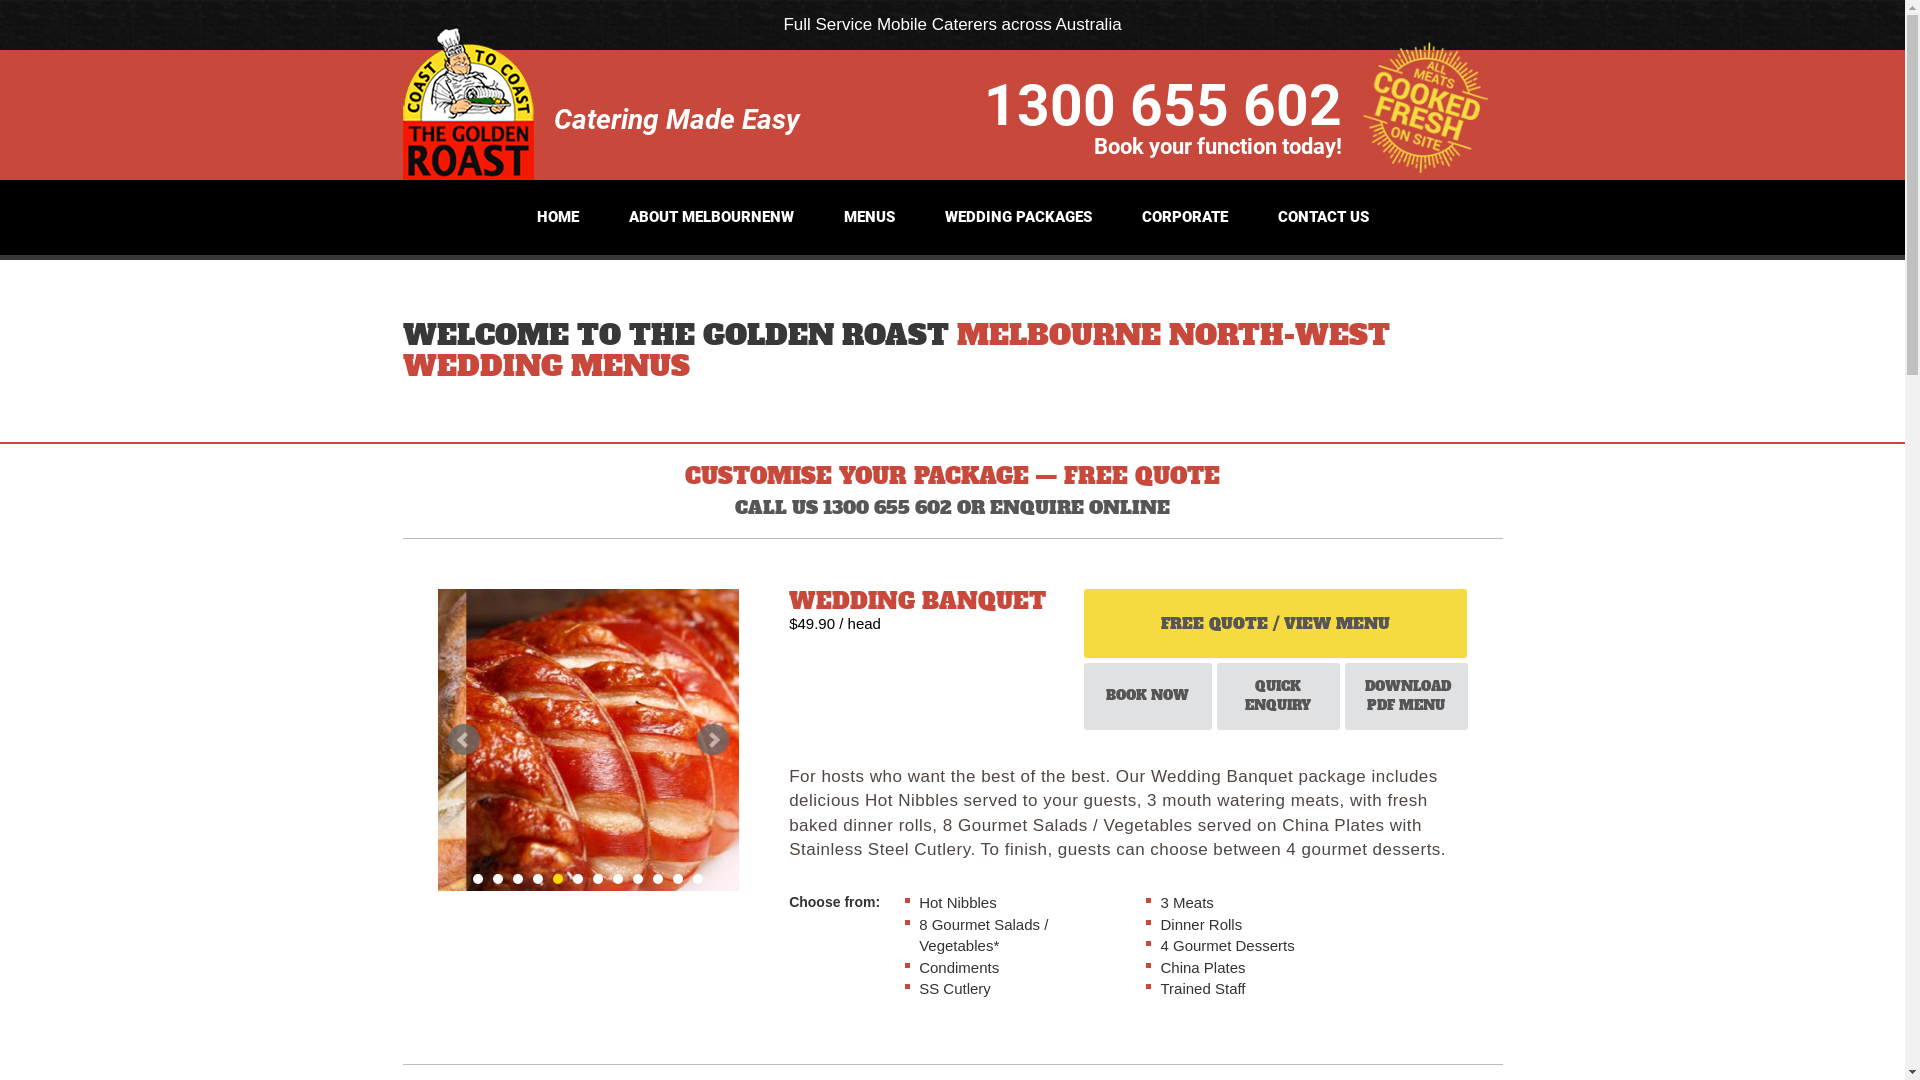 The image size is (1920, 1080). Describe the element at coordinates (1132, 217) in the screenshot. I see `'CORPORATE'` at that location.